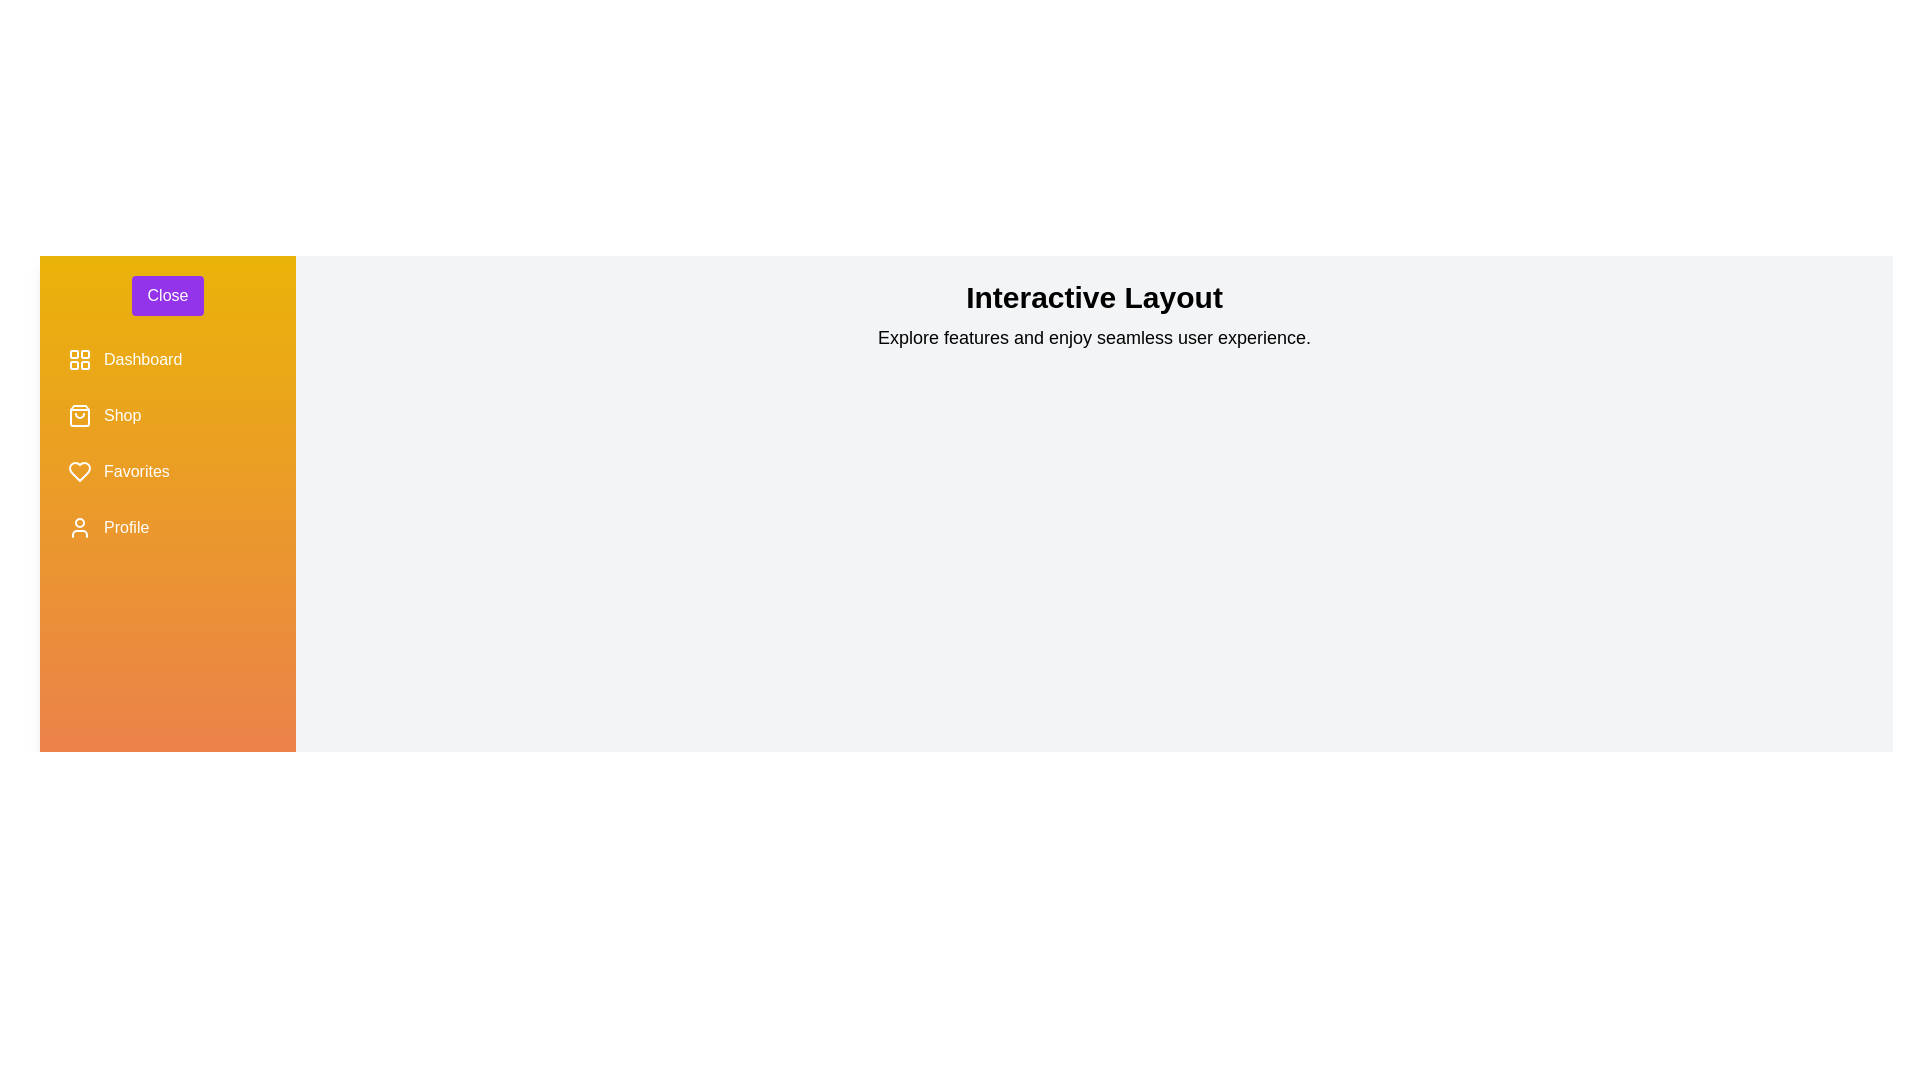  What do you see at coordinates (168, 415) in the screenshot?
I see `the menu item labeled Shop to observe its hover effect` at bounding box center [168, 415].